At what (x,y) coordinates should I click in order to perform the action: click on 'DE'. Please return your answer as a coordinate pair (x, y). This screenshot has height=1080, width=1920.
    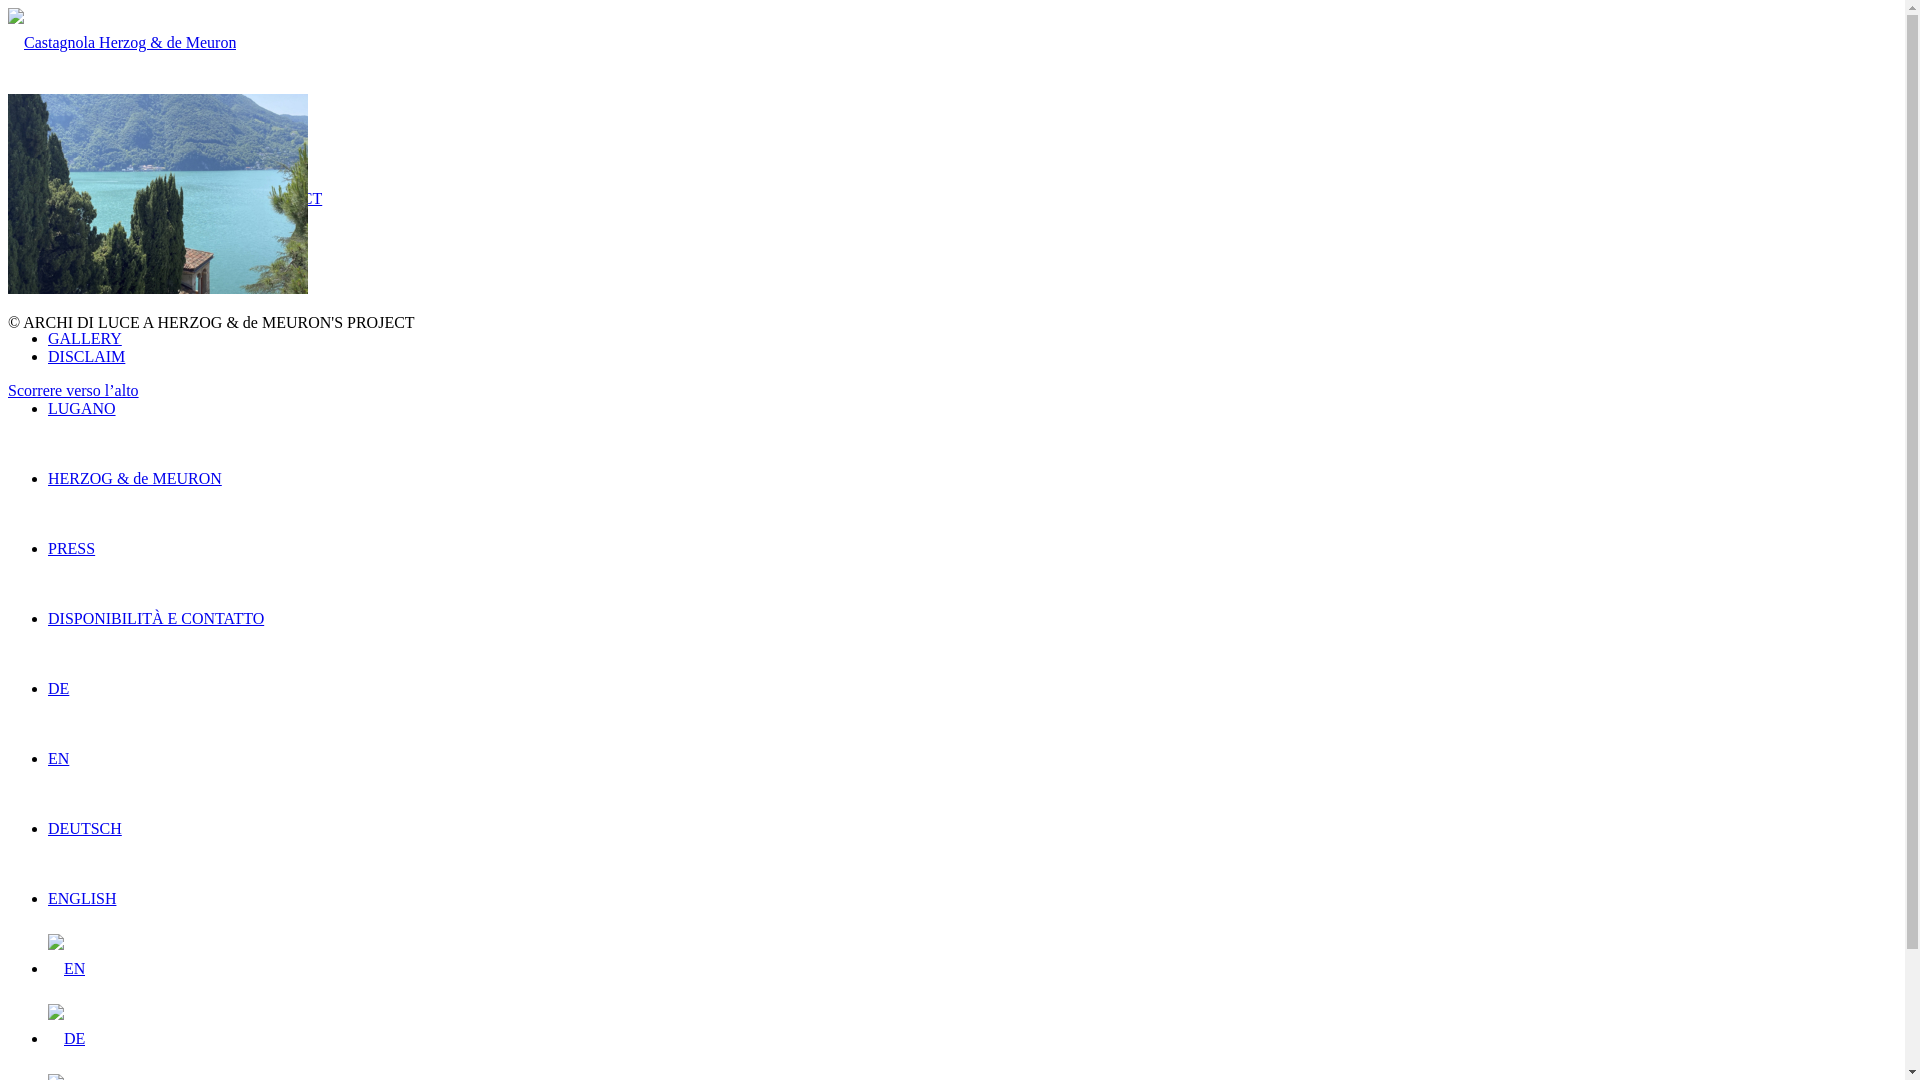
    Looking at the image, I should click on (58, 687).